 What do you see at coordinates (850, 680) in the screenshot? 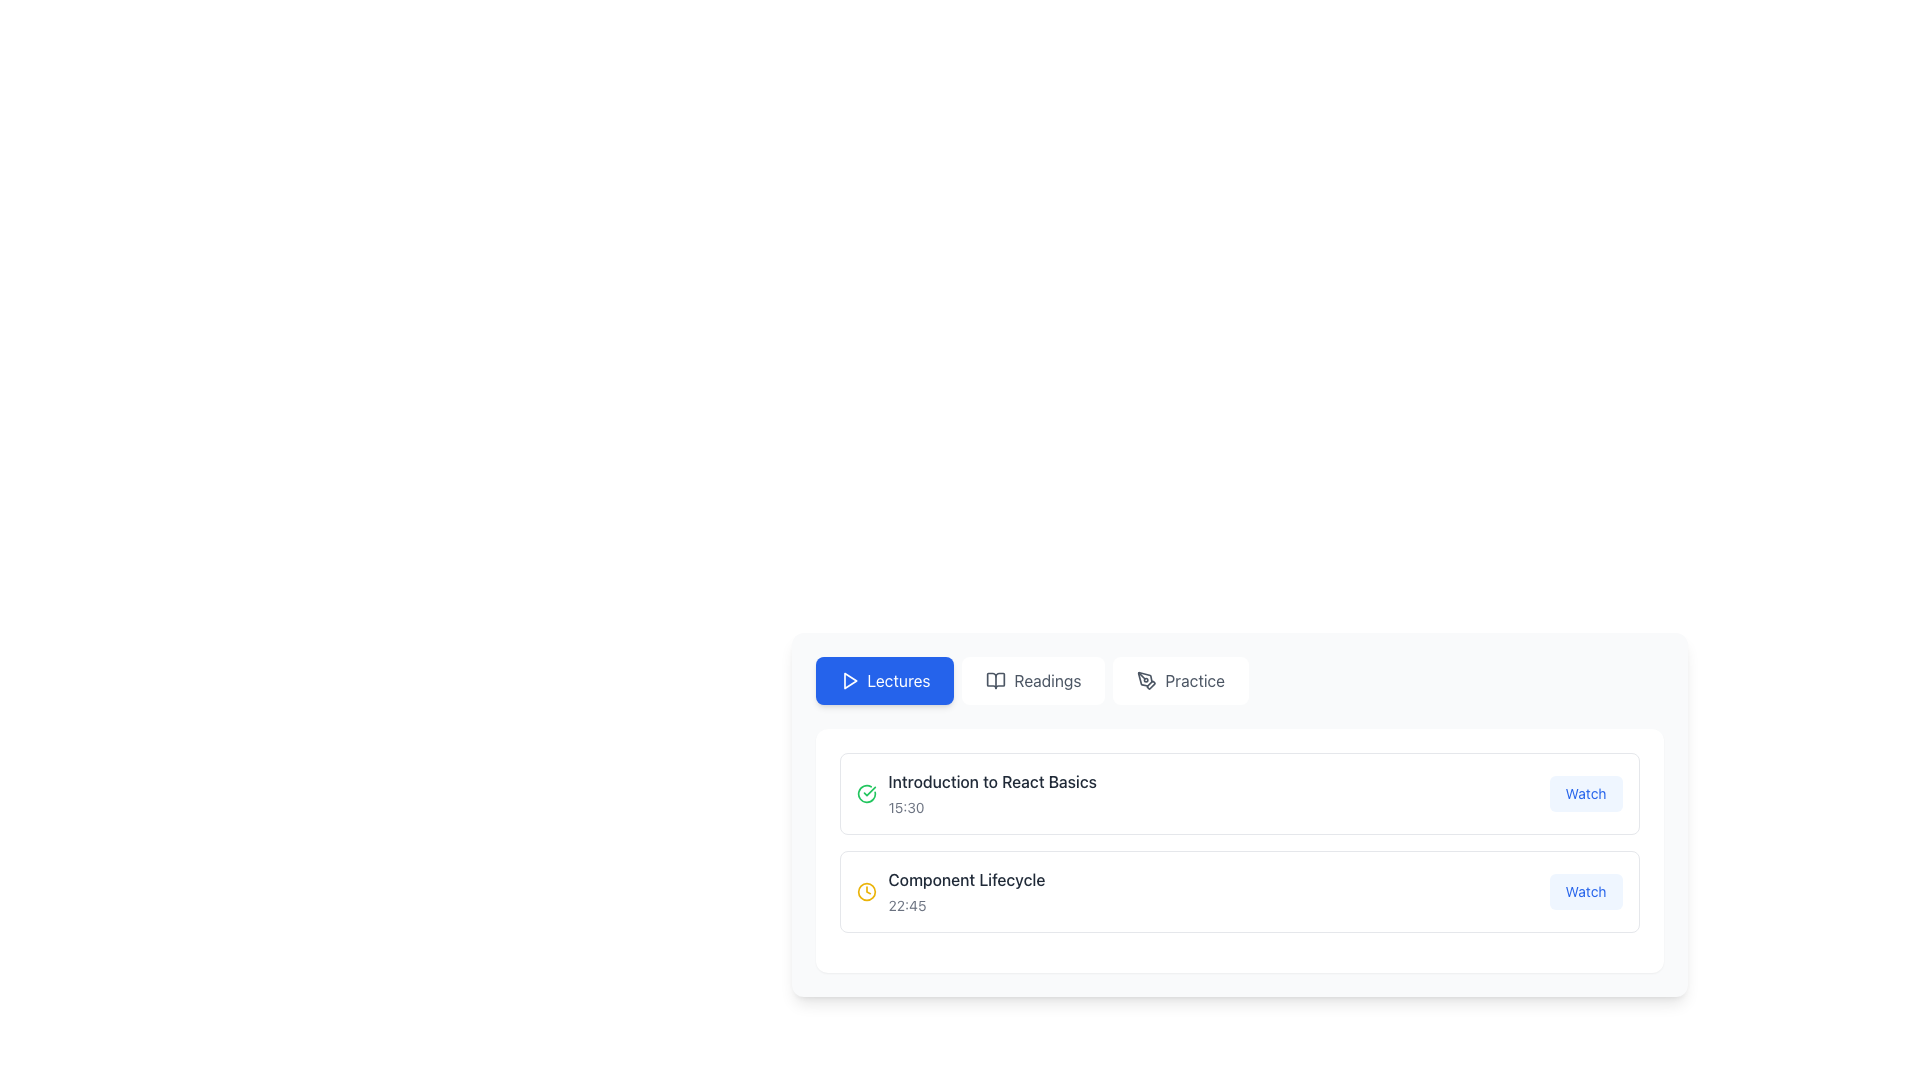
I see `the triangular play icon with a blue background and white outline located in the top-left corner of the Lectures button in the navigation bar` at bounding box center [850, 680].